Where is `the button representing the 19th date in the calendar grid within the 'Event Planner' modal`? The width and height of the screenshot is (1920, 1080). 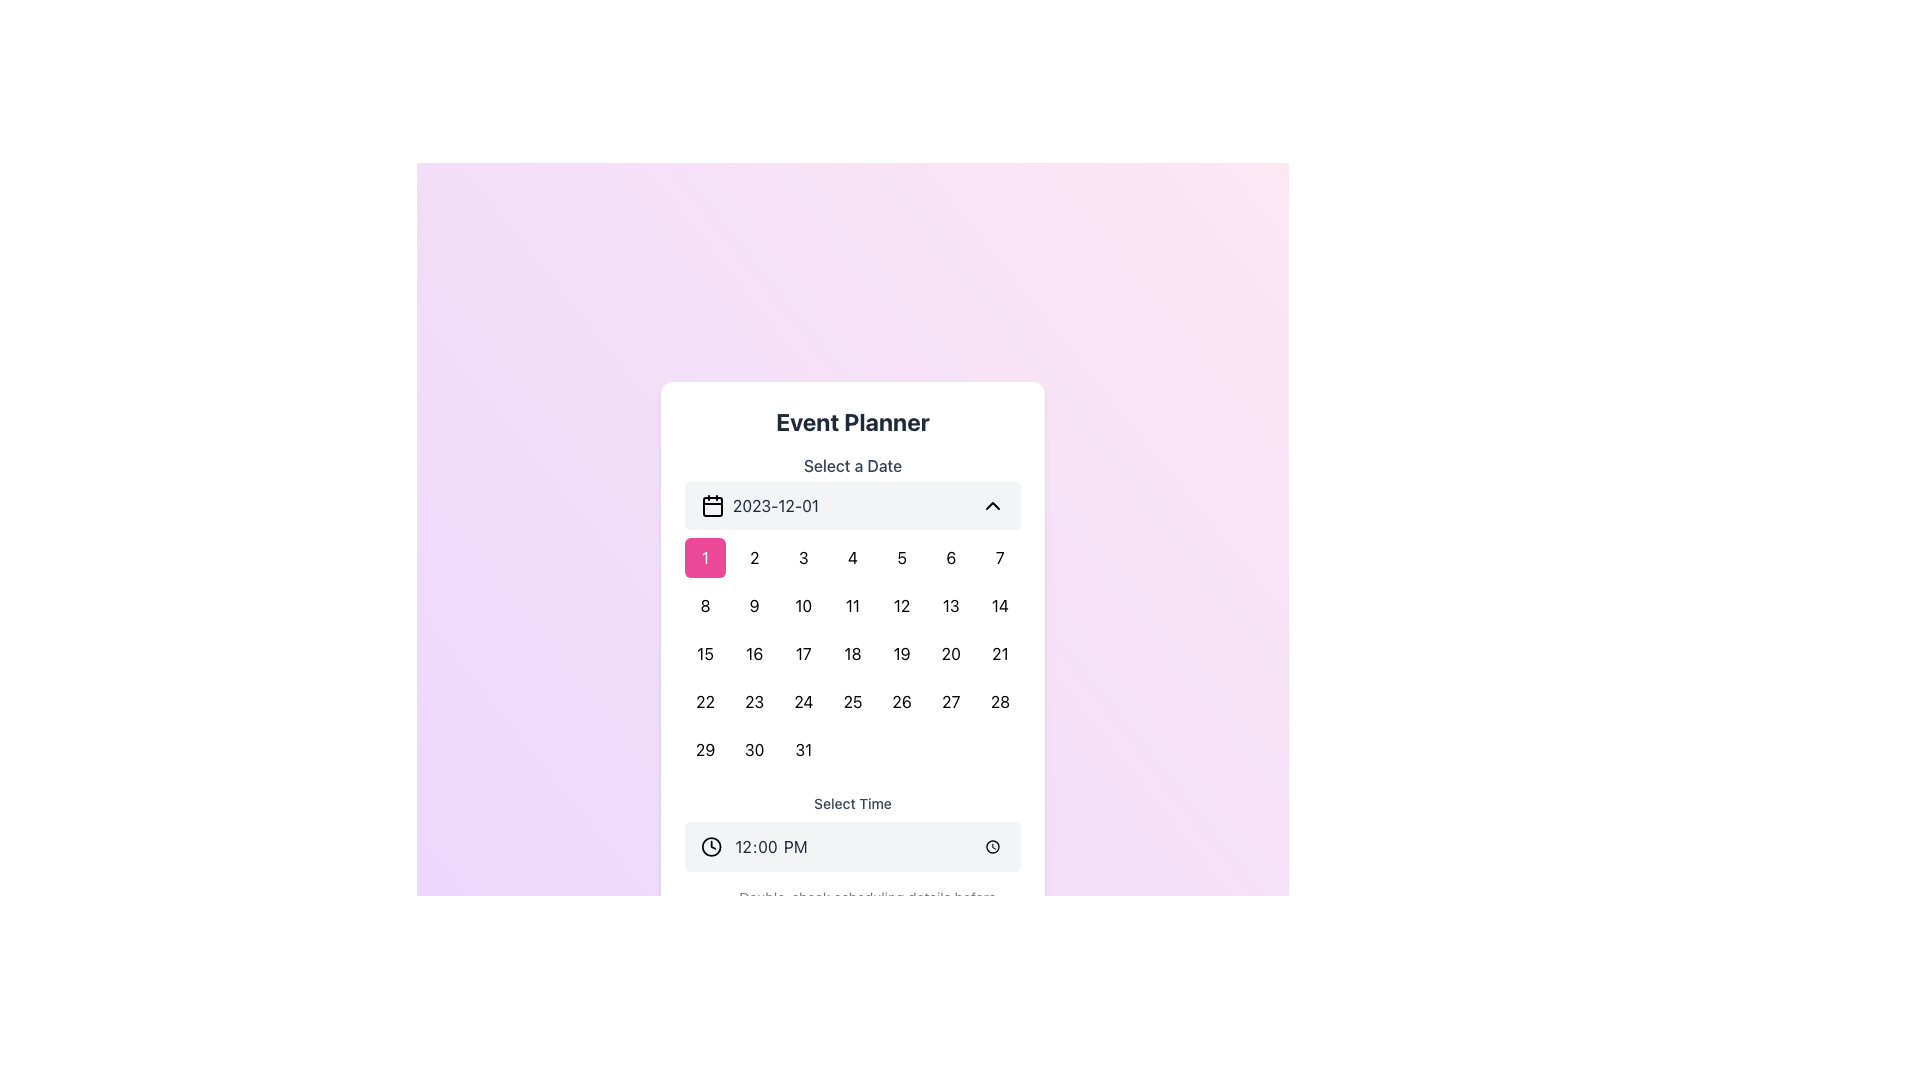
the button representing the 19th date in the calendar grid within the 'Event Planner' modal is located at coordinates (901, 654).